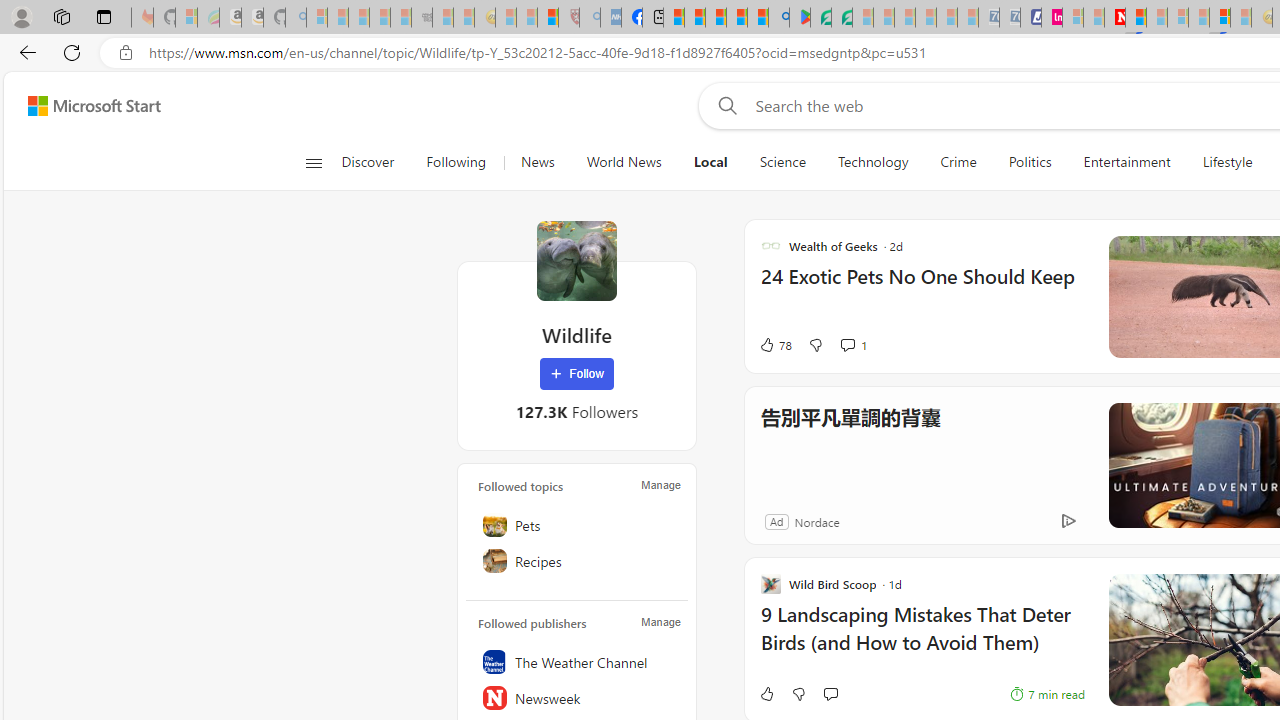  Describe the element at coordinates (765, 693) in the screenshot. I see `'Like'` at that location.